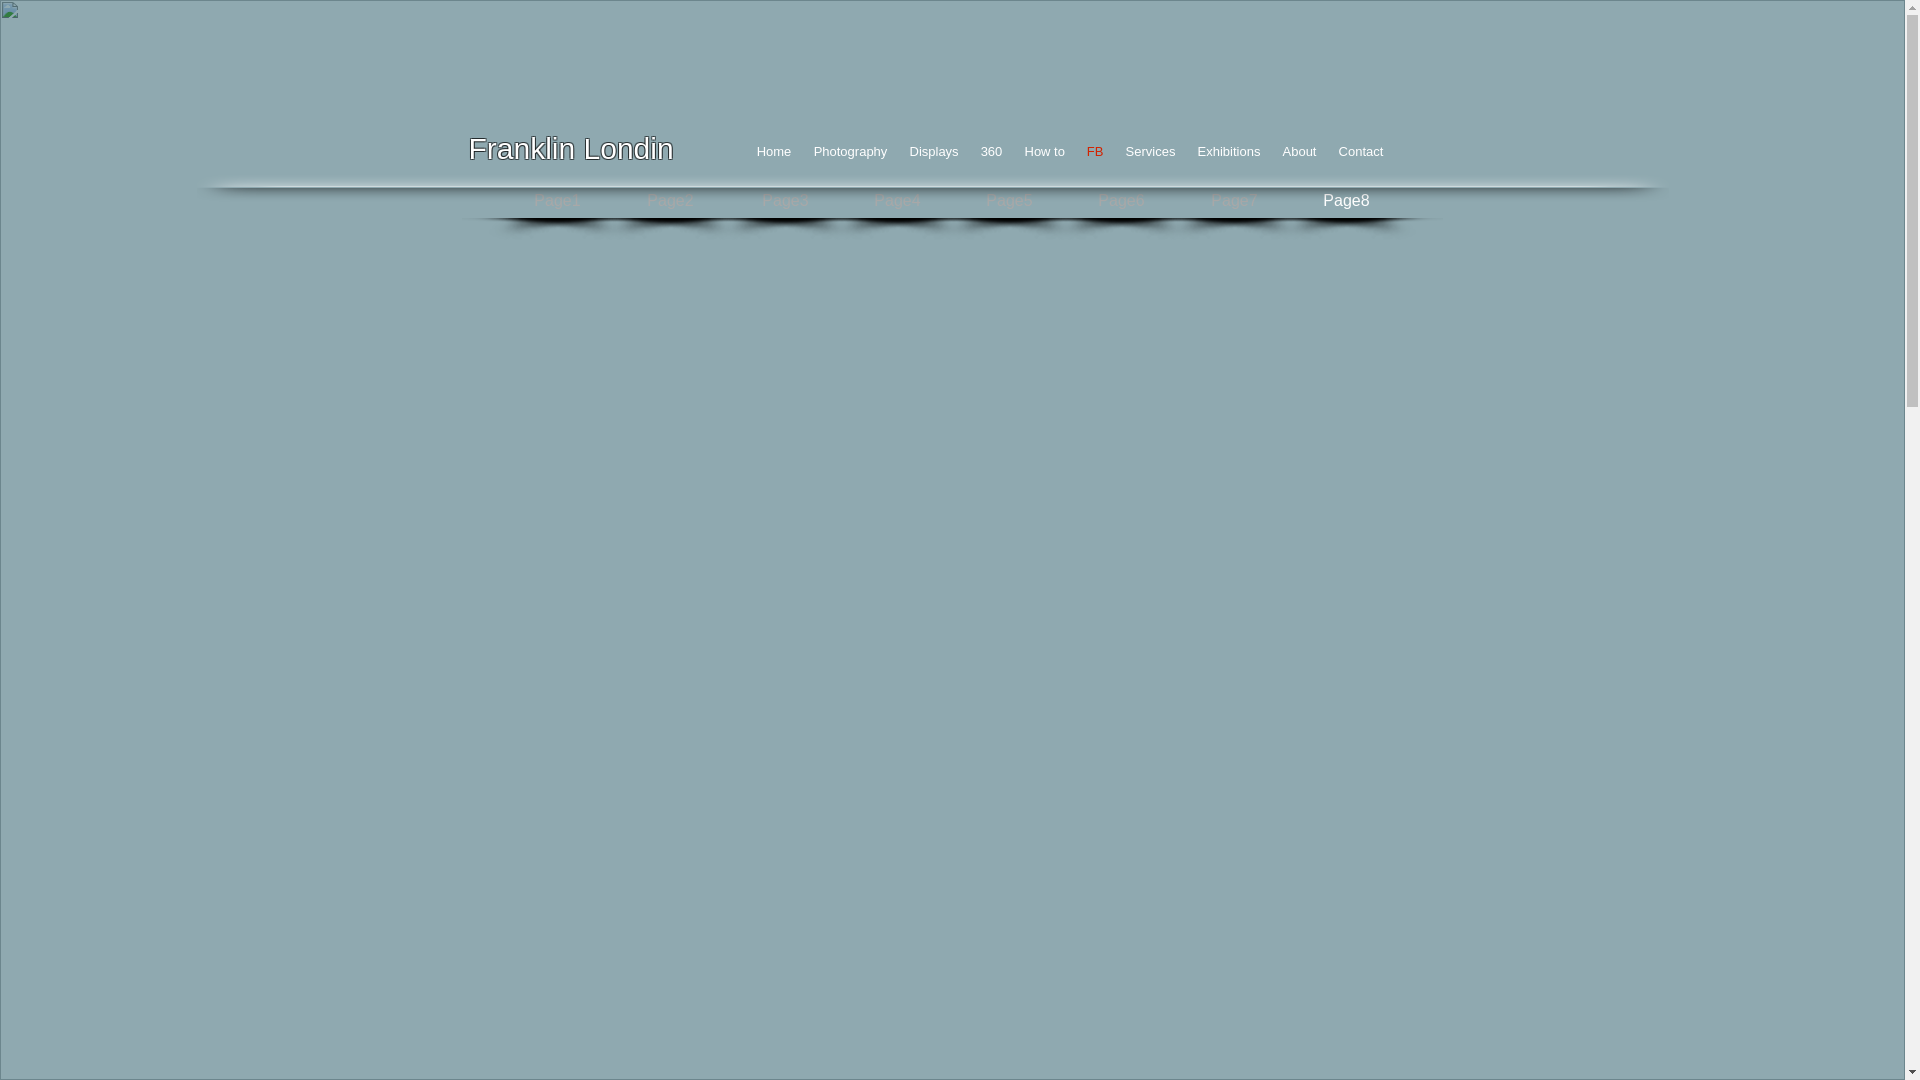  I want to click on 'Exhibitions', so click(1227, 150).